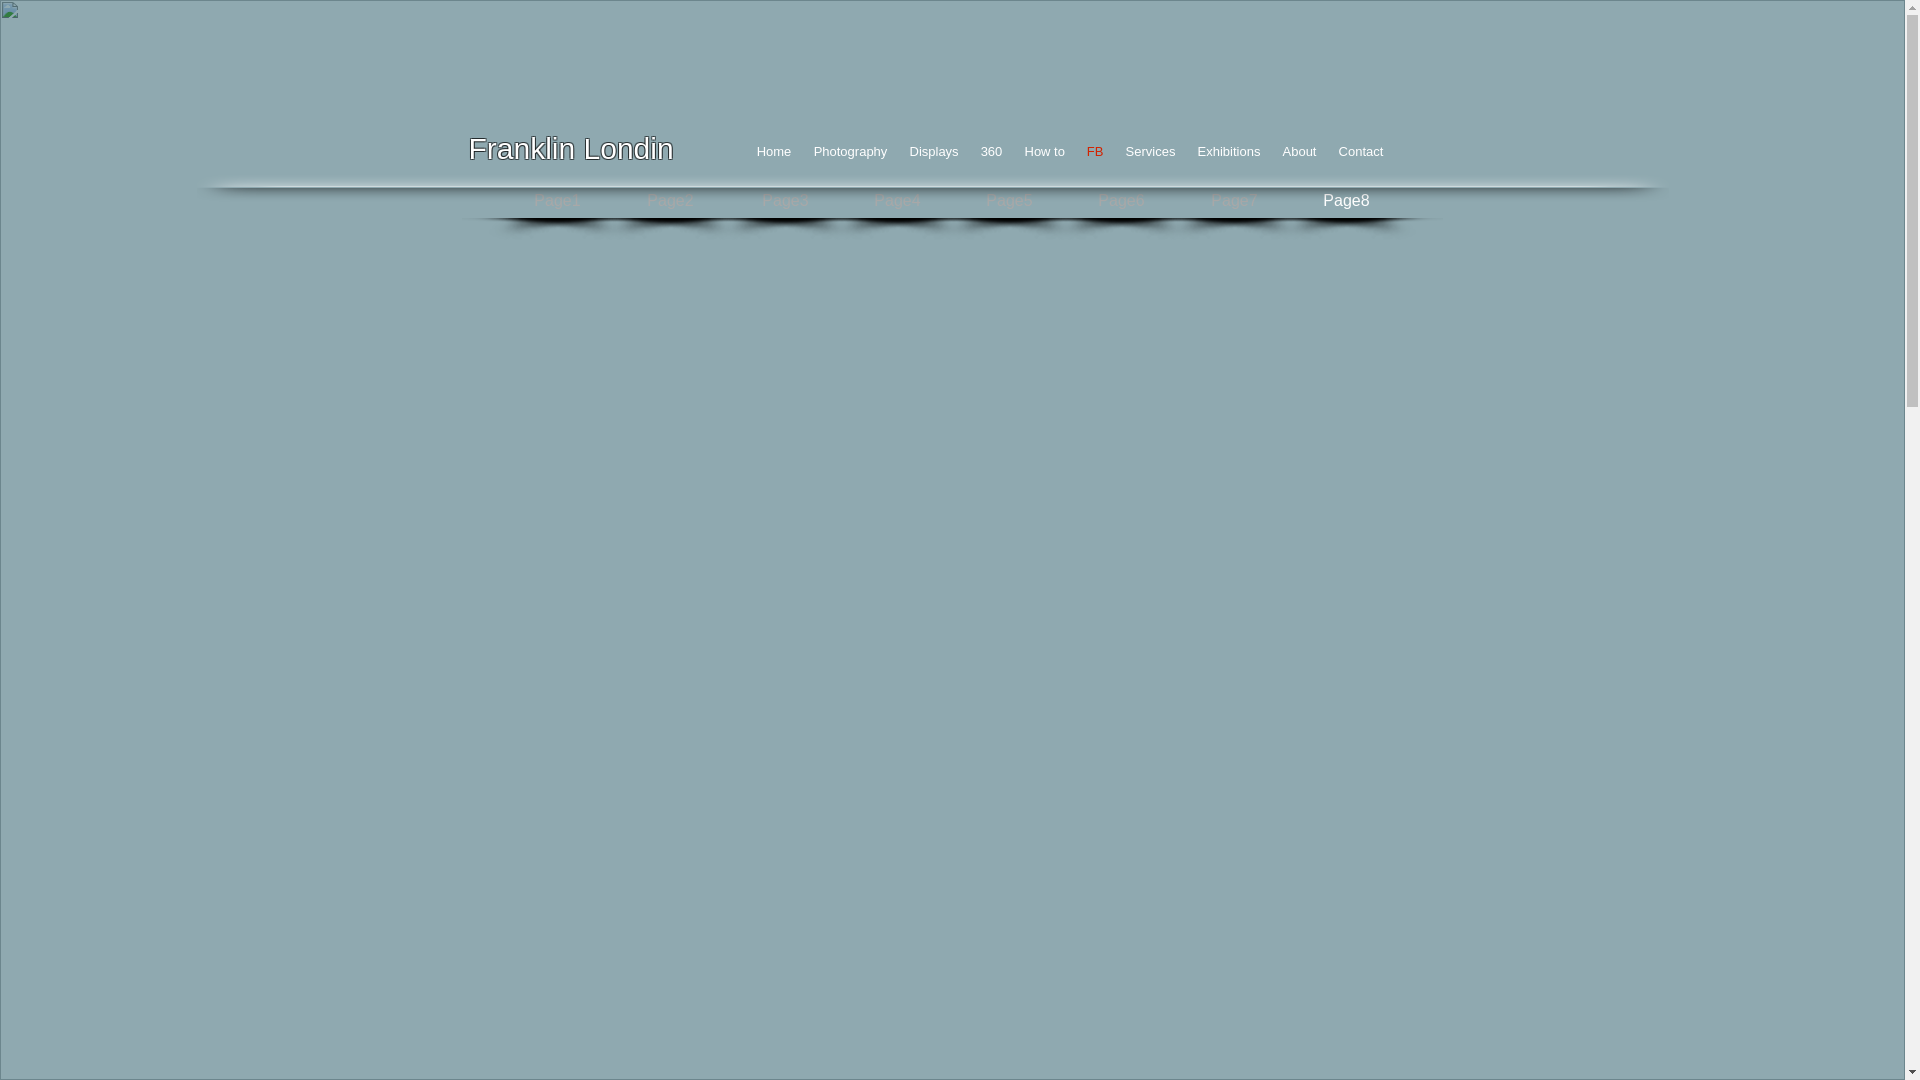  I want to click on 'Exhibitions', so click(1227, 150).